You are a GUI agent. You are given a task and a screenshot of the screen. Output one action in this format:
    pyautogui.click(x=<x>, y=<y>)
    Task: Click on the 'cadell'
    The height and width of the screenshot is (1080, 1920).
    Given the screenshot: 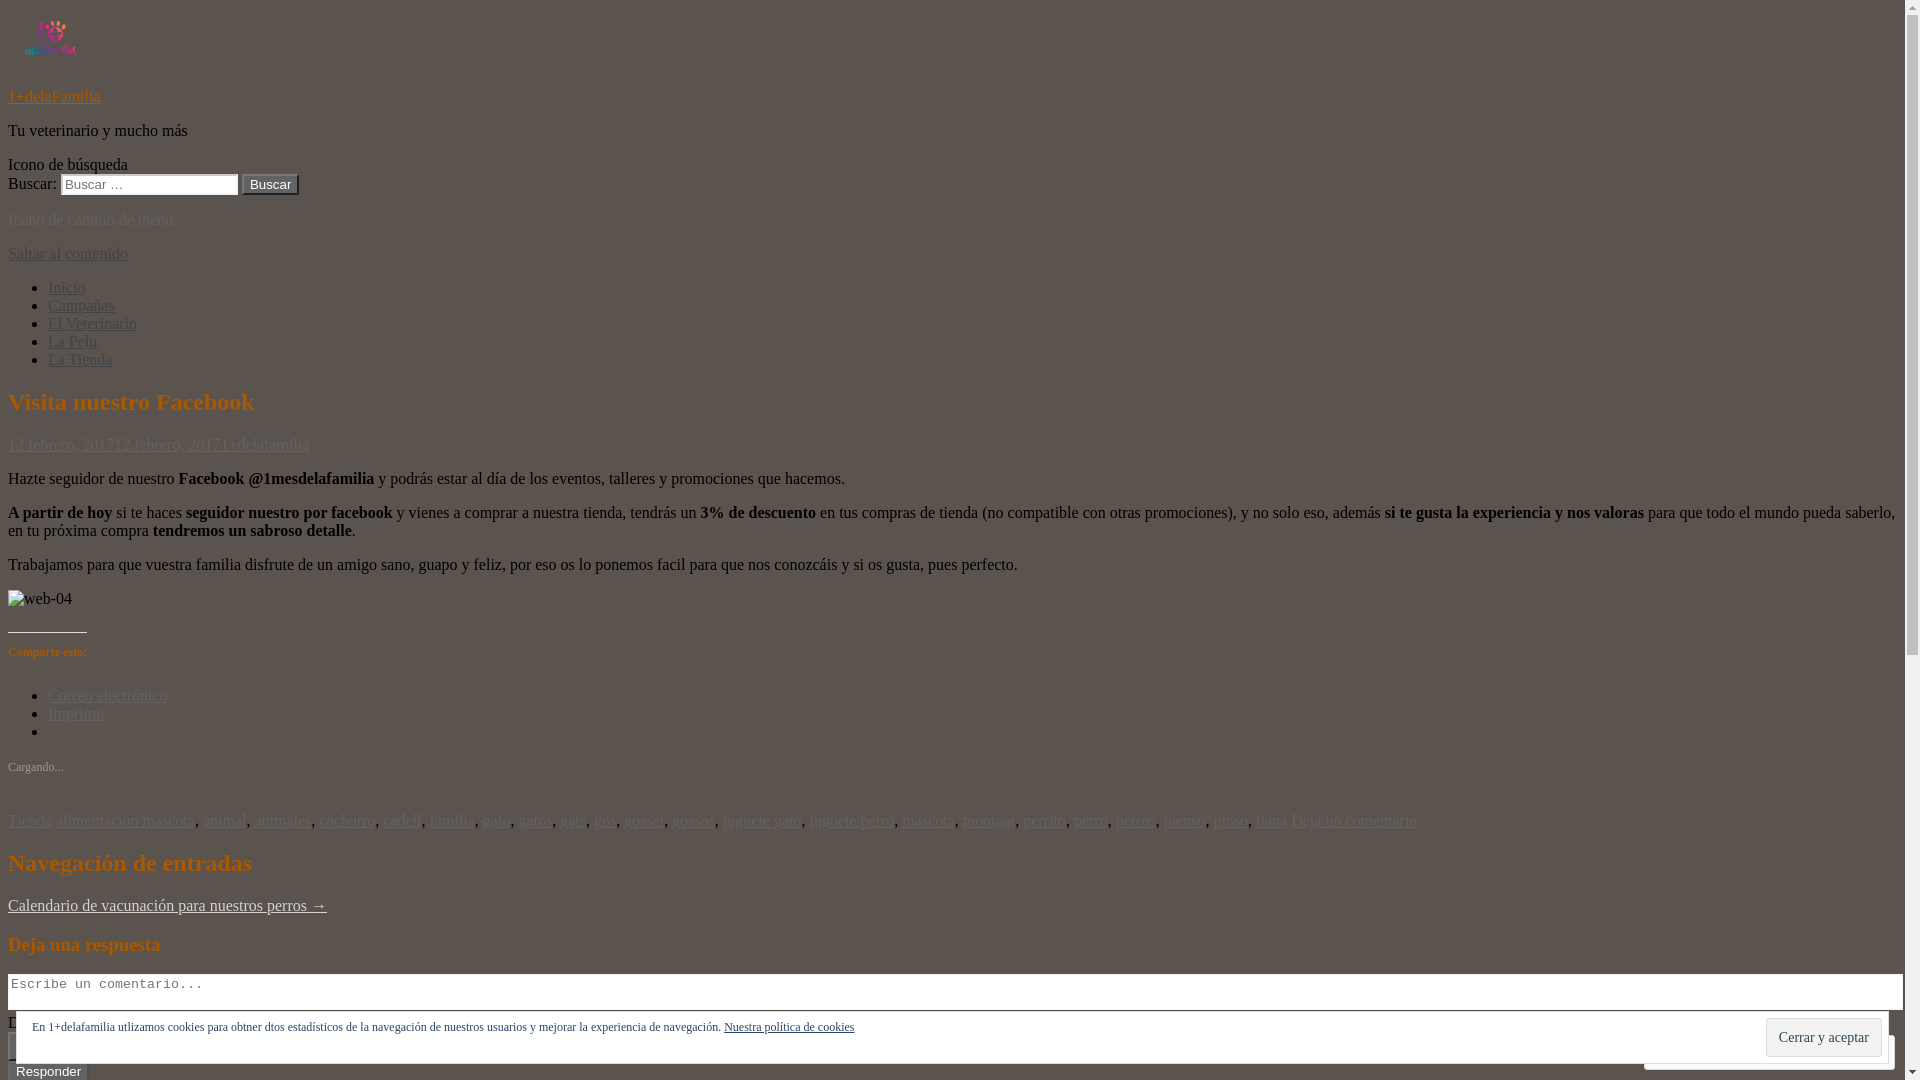 What is the action you would take?
    pyautogui.click(x=401, y=820)
    